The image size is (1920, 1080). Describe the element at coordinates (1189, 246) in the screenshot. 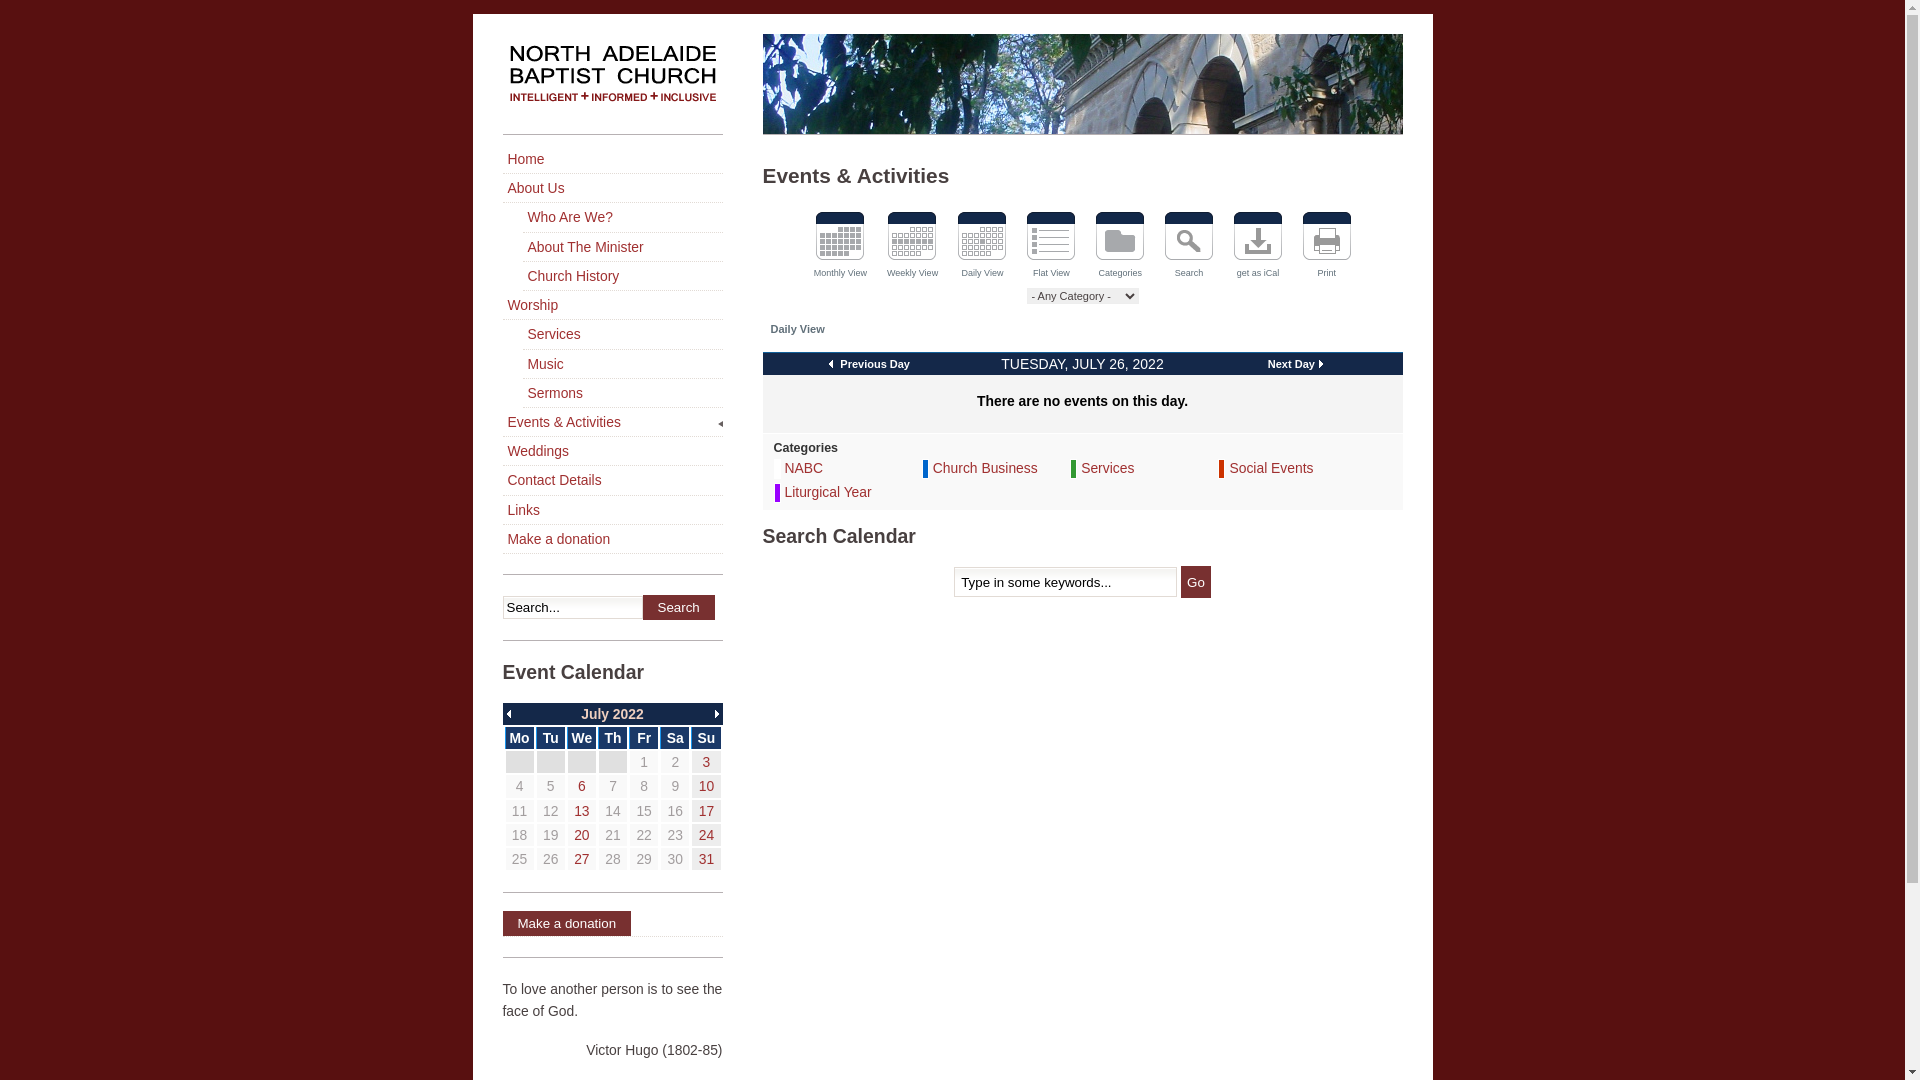

I see `'Search'` at that location.